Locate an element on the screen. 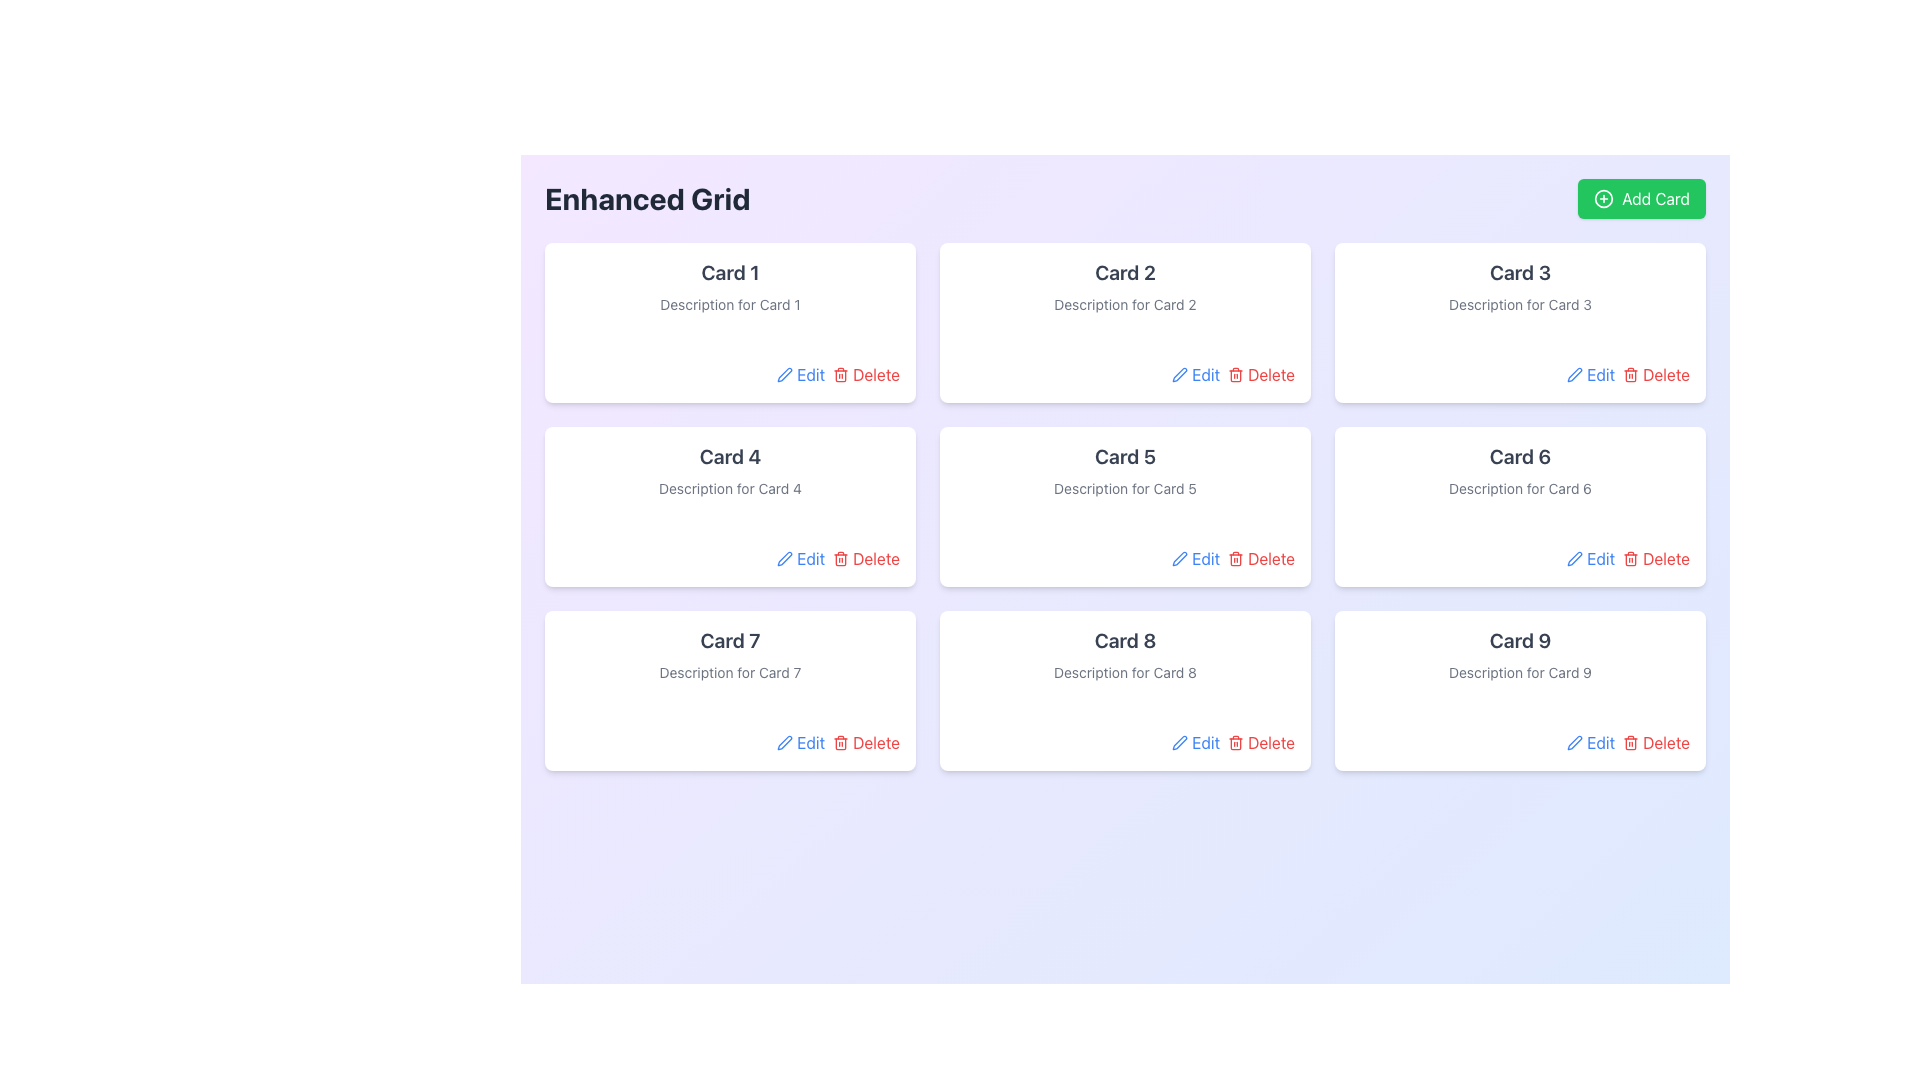  static text label located at the top central region of the card, which serves as the title or identifier for the card in the third position from the left in the top row of a grid arrangement of cards is located at coordinates (1520, 273).